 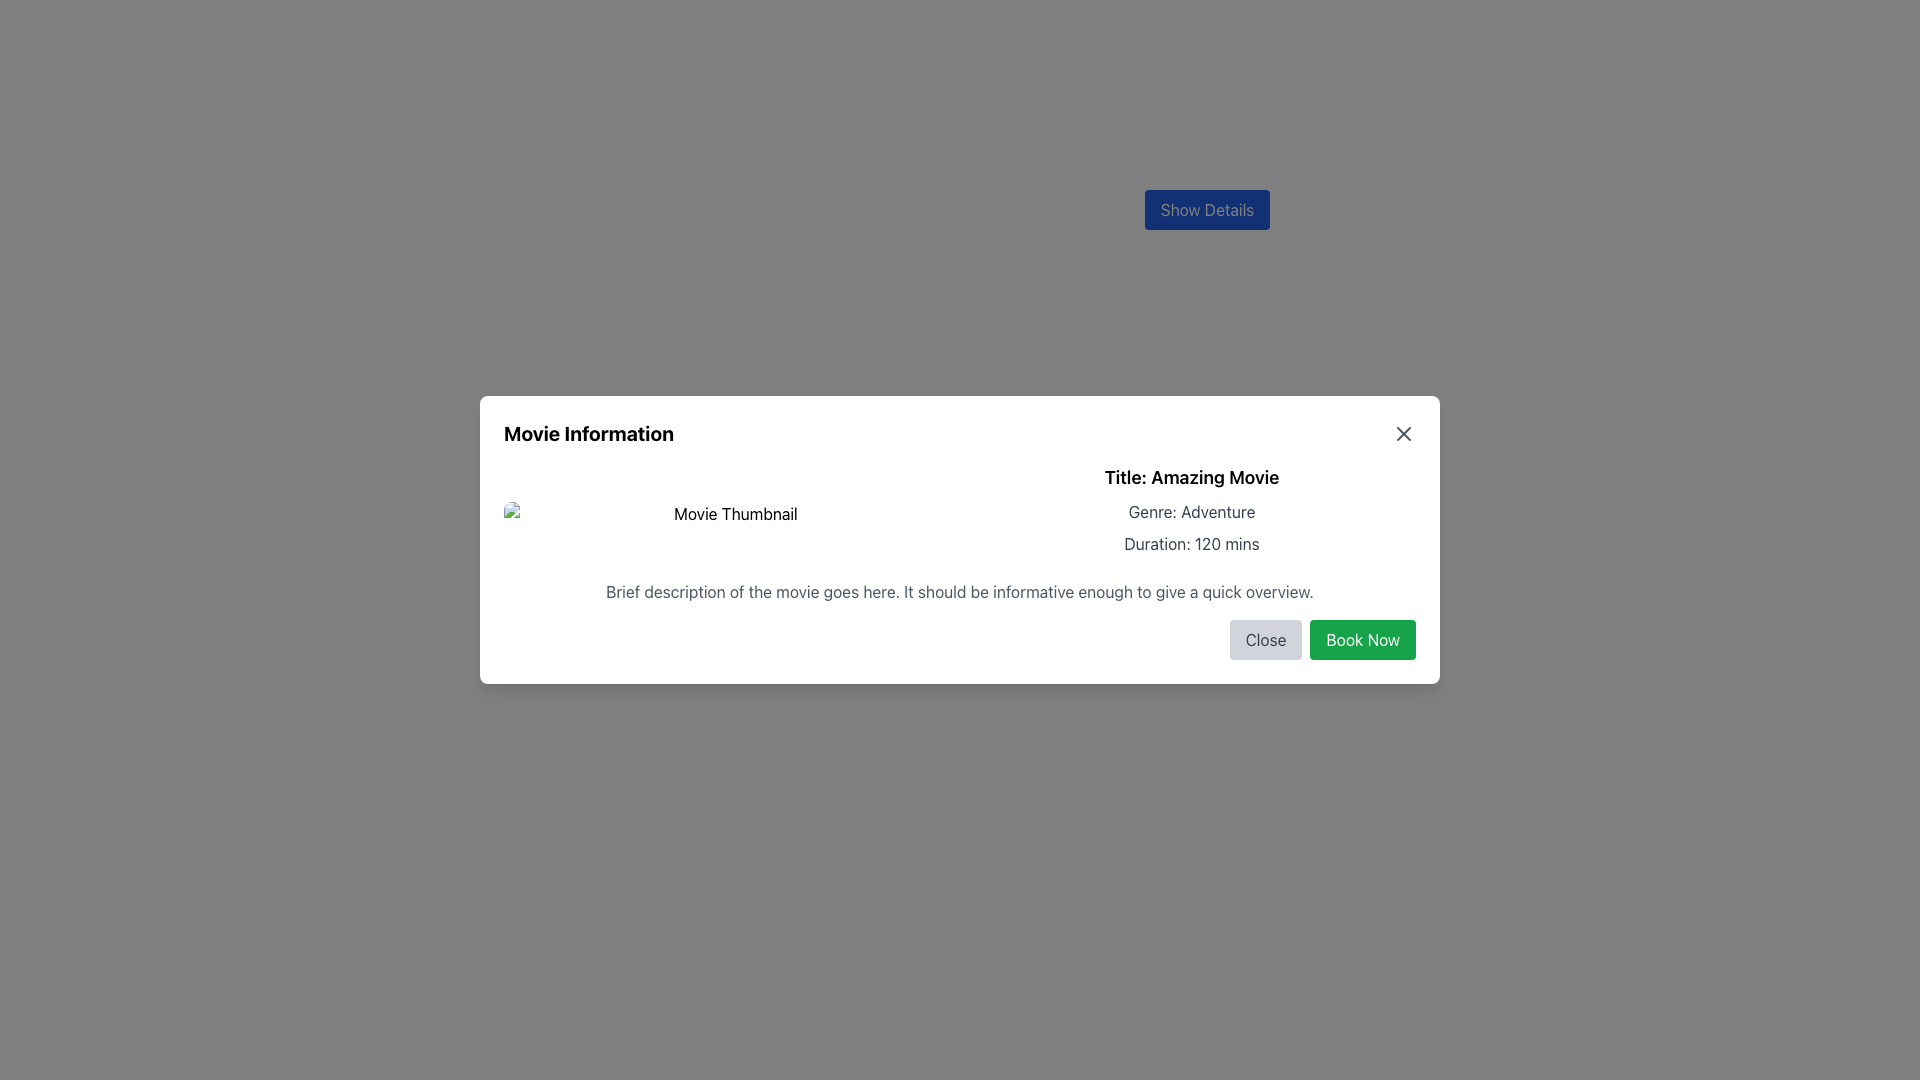 What do you see at coordinates (1206, 209) in the screenshot?
I see `the trigger button that reveals additional movie details by tabbing to it for accessibility` at bounding box center [1206, 209].